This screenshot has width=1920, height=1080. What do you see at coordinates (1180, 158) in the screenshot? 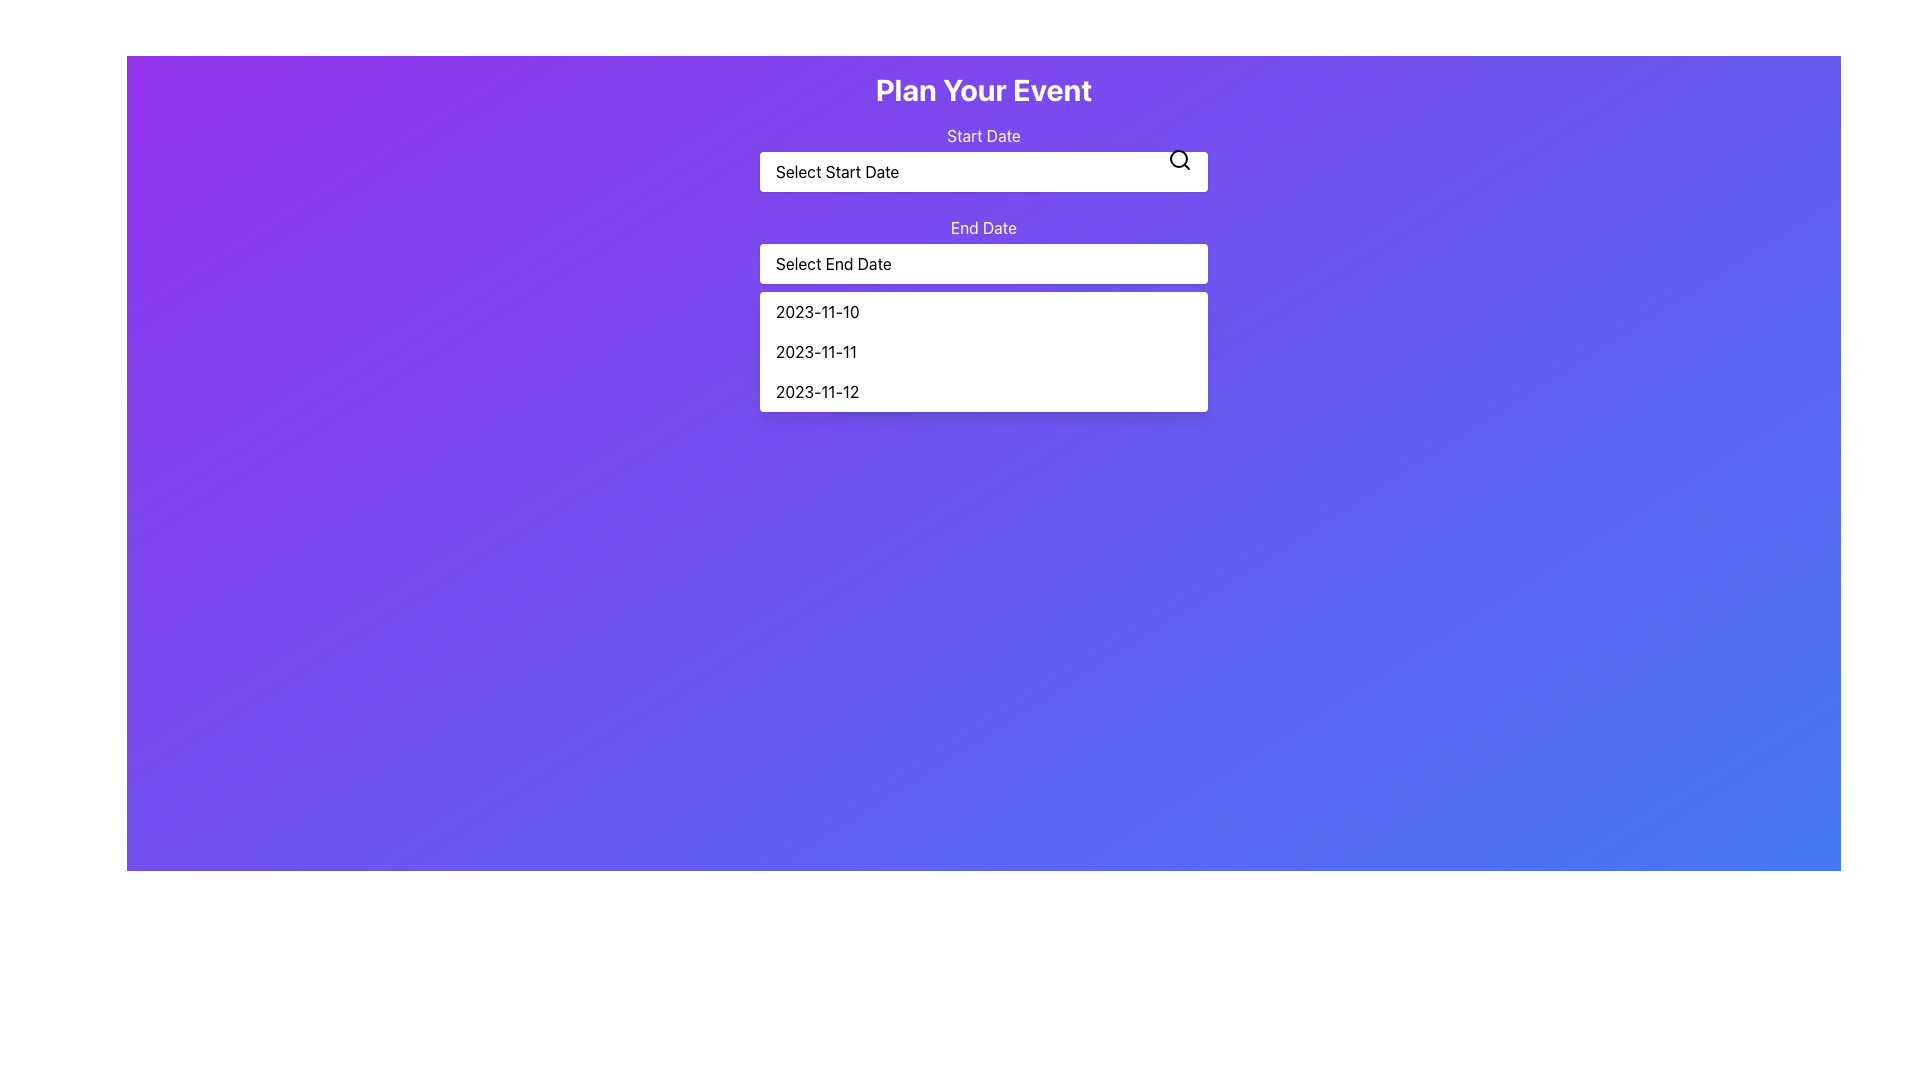
I see `the magnifying glass icon located at the top-right corner of the 'Select Start Date' input field to possibly display a tooltip` at bounding box center [1180, 158].